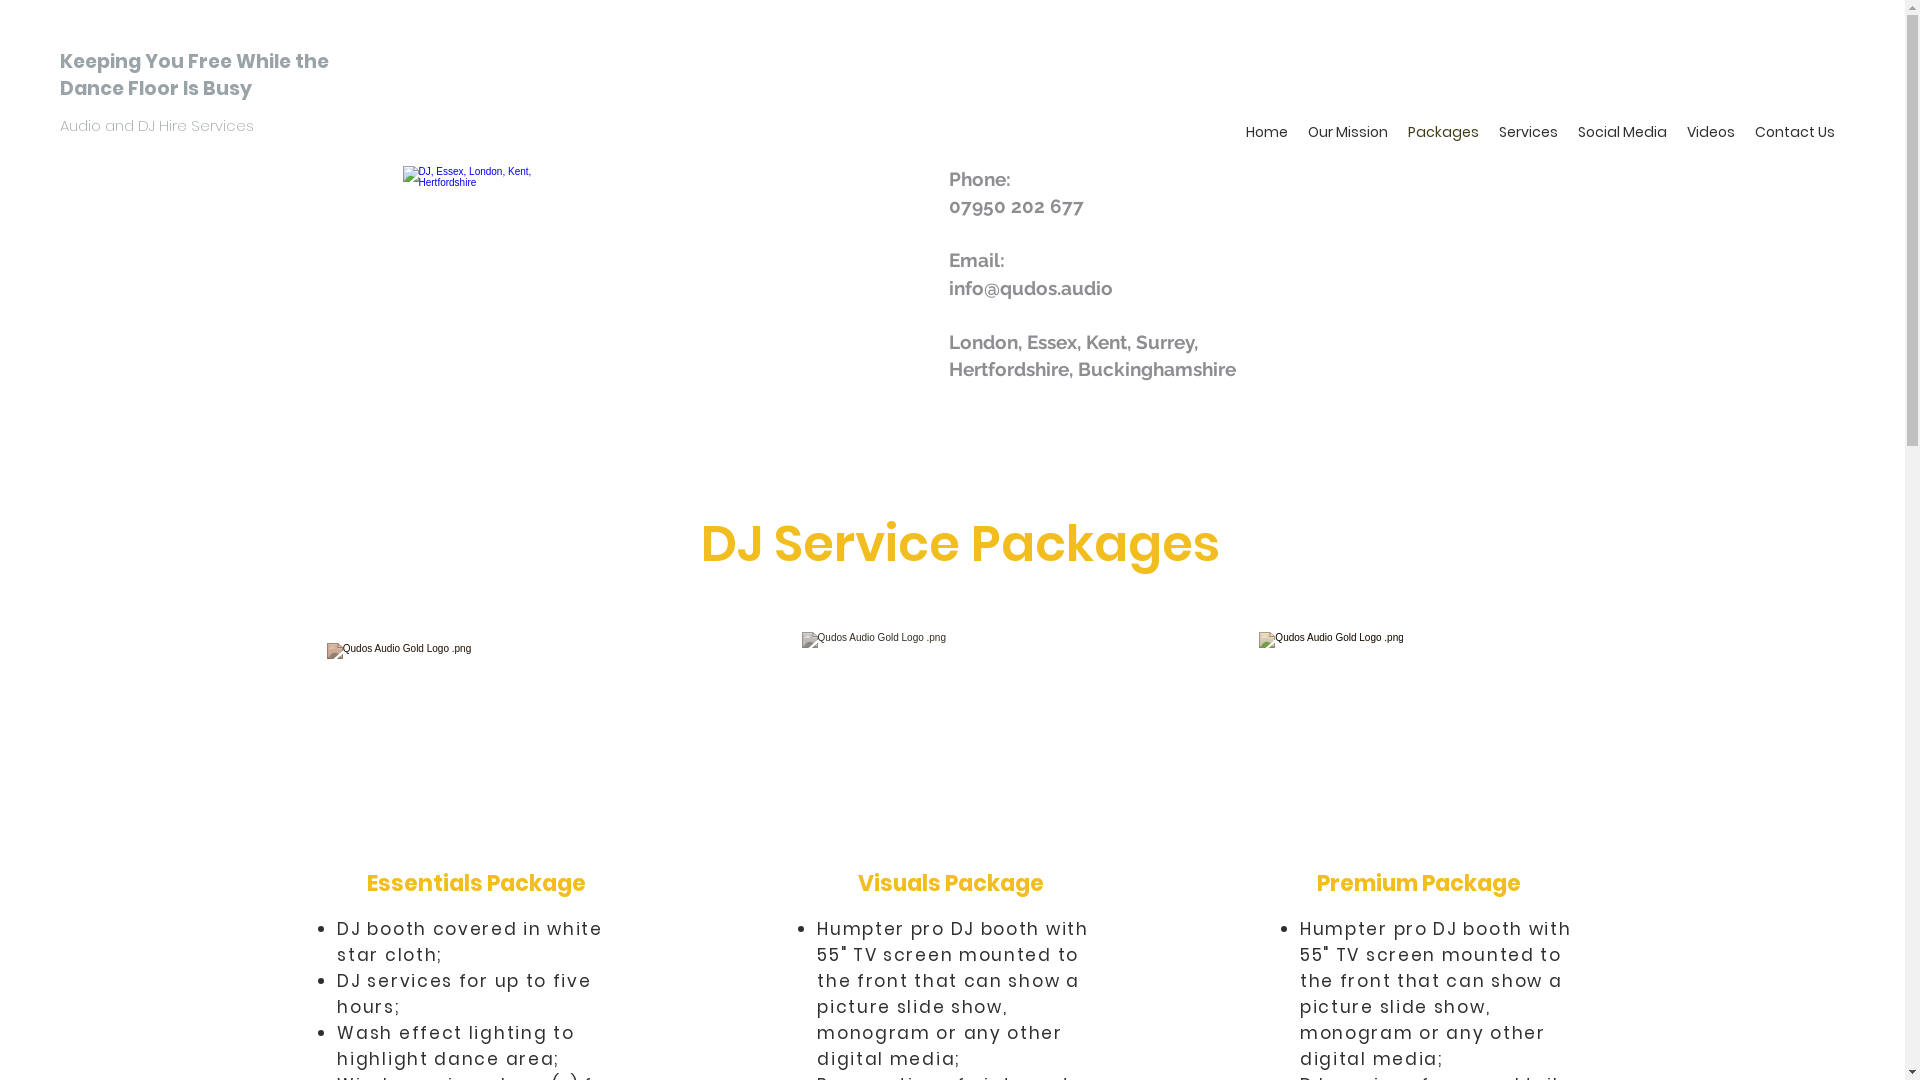 This screenshot has height=1080, width=1920. What do you see at coordinates (1297, 131) in the screenshot?
I see `'Our Mission'` at bounding box center [1297, 131].